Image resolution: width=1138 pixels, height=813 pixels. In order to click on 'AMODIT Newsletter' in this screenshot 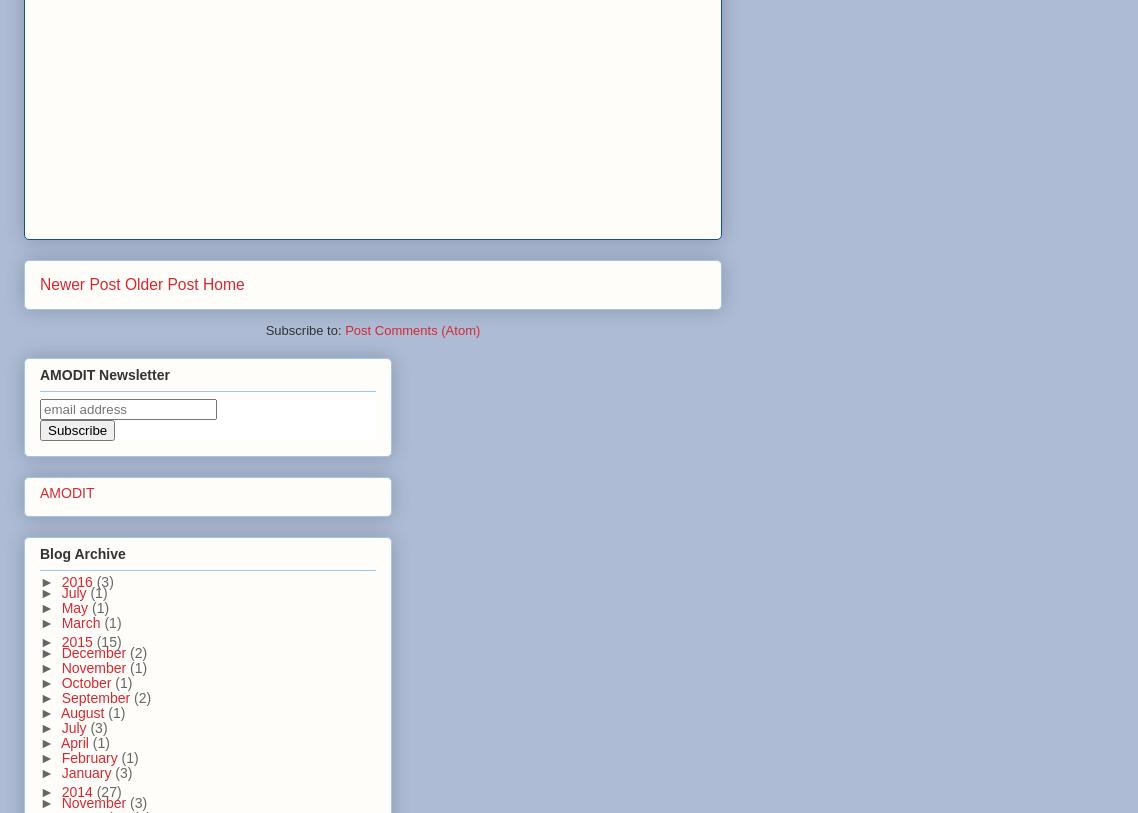, I will do `click(103, 374)`.